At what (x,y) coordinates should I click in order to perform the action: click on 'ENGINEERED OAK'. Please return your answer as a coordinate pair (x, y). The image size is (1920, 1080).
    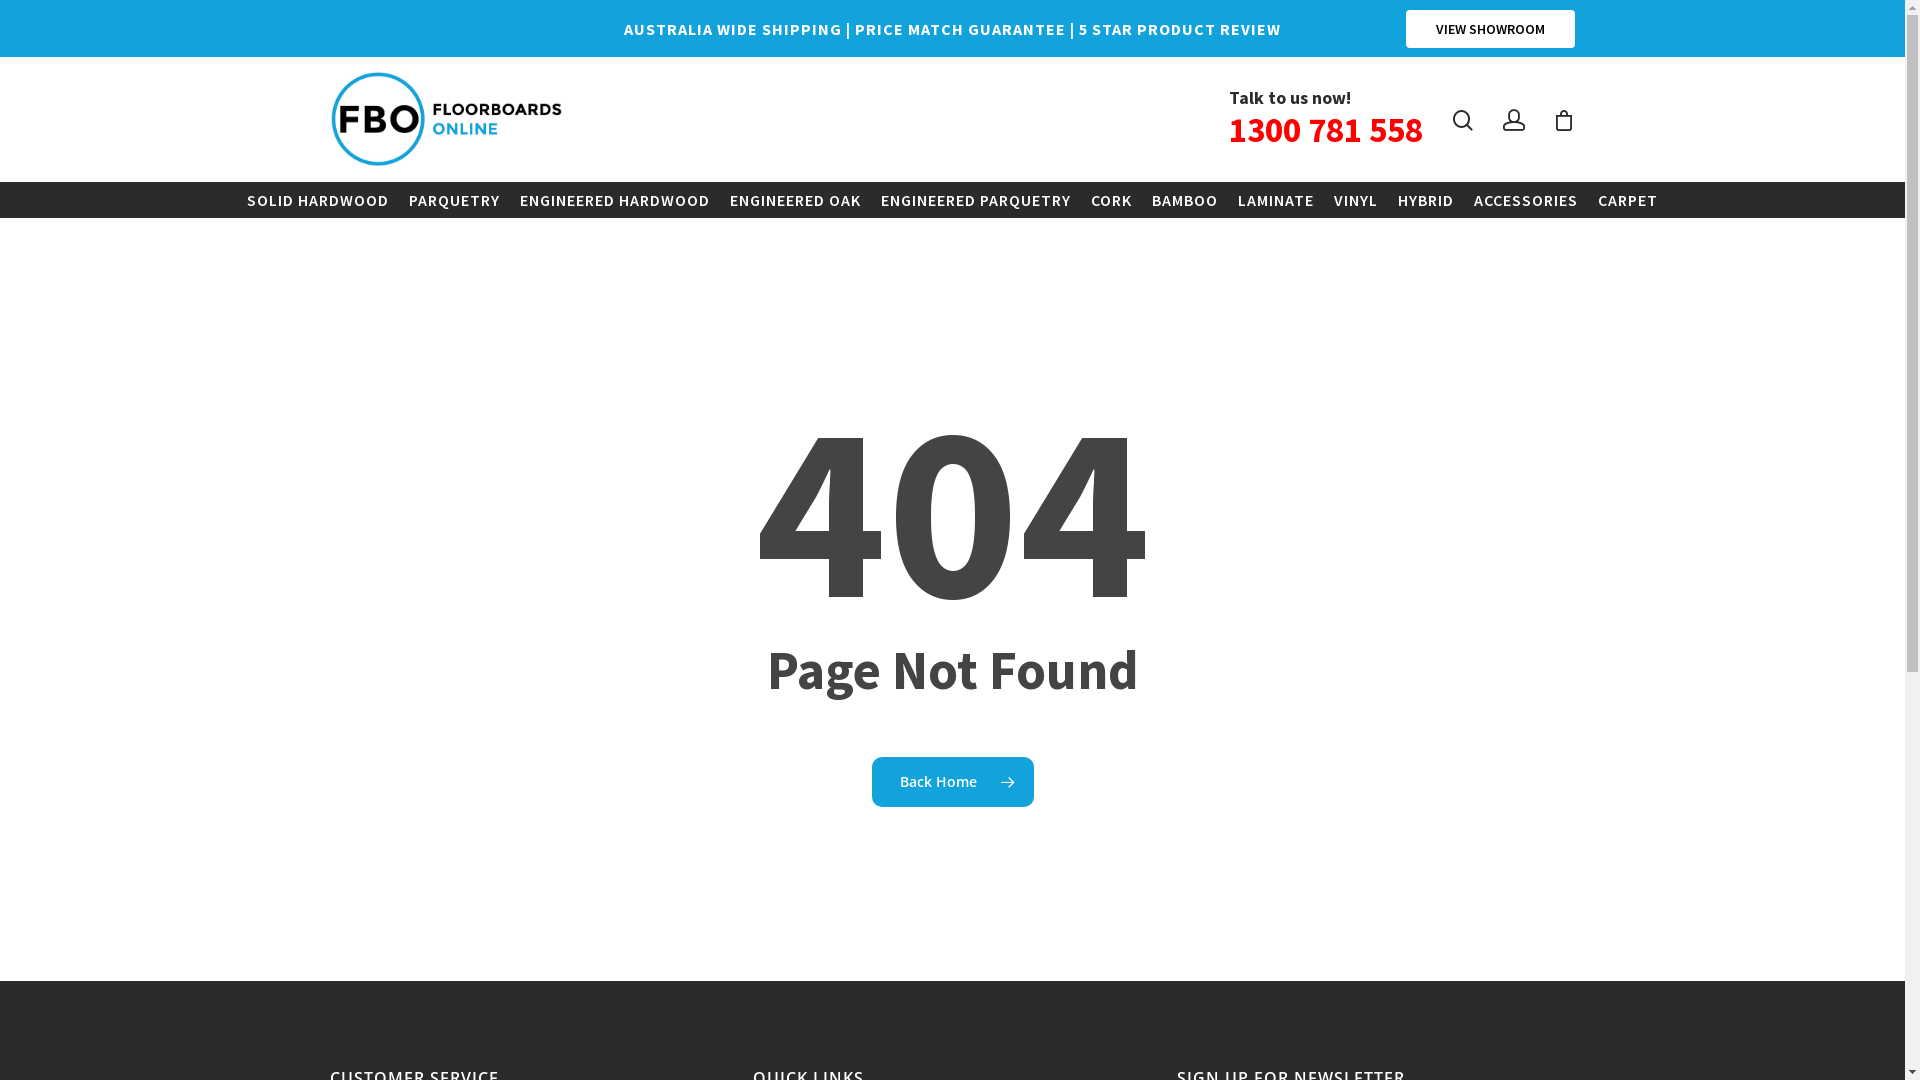
    Looking at the image, I should click on (794, 200).